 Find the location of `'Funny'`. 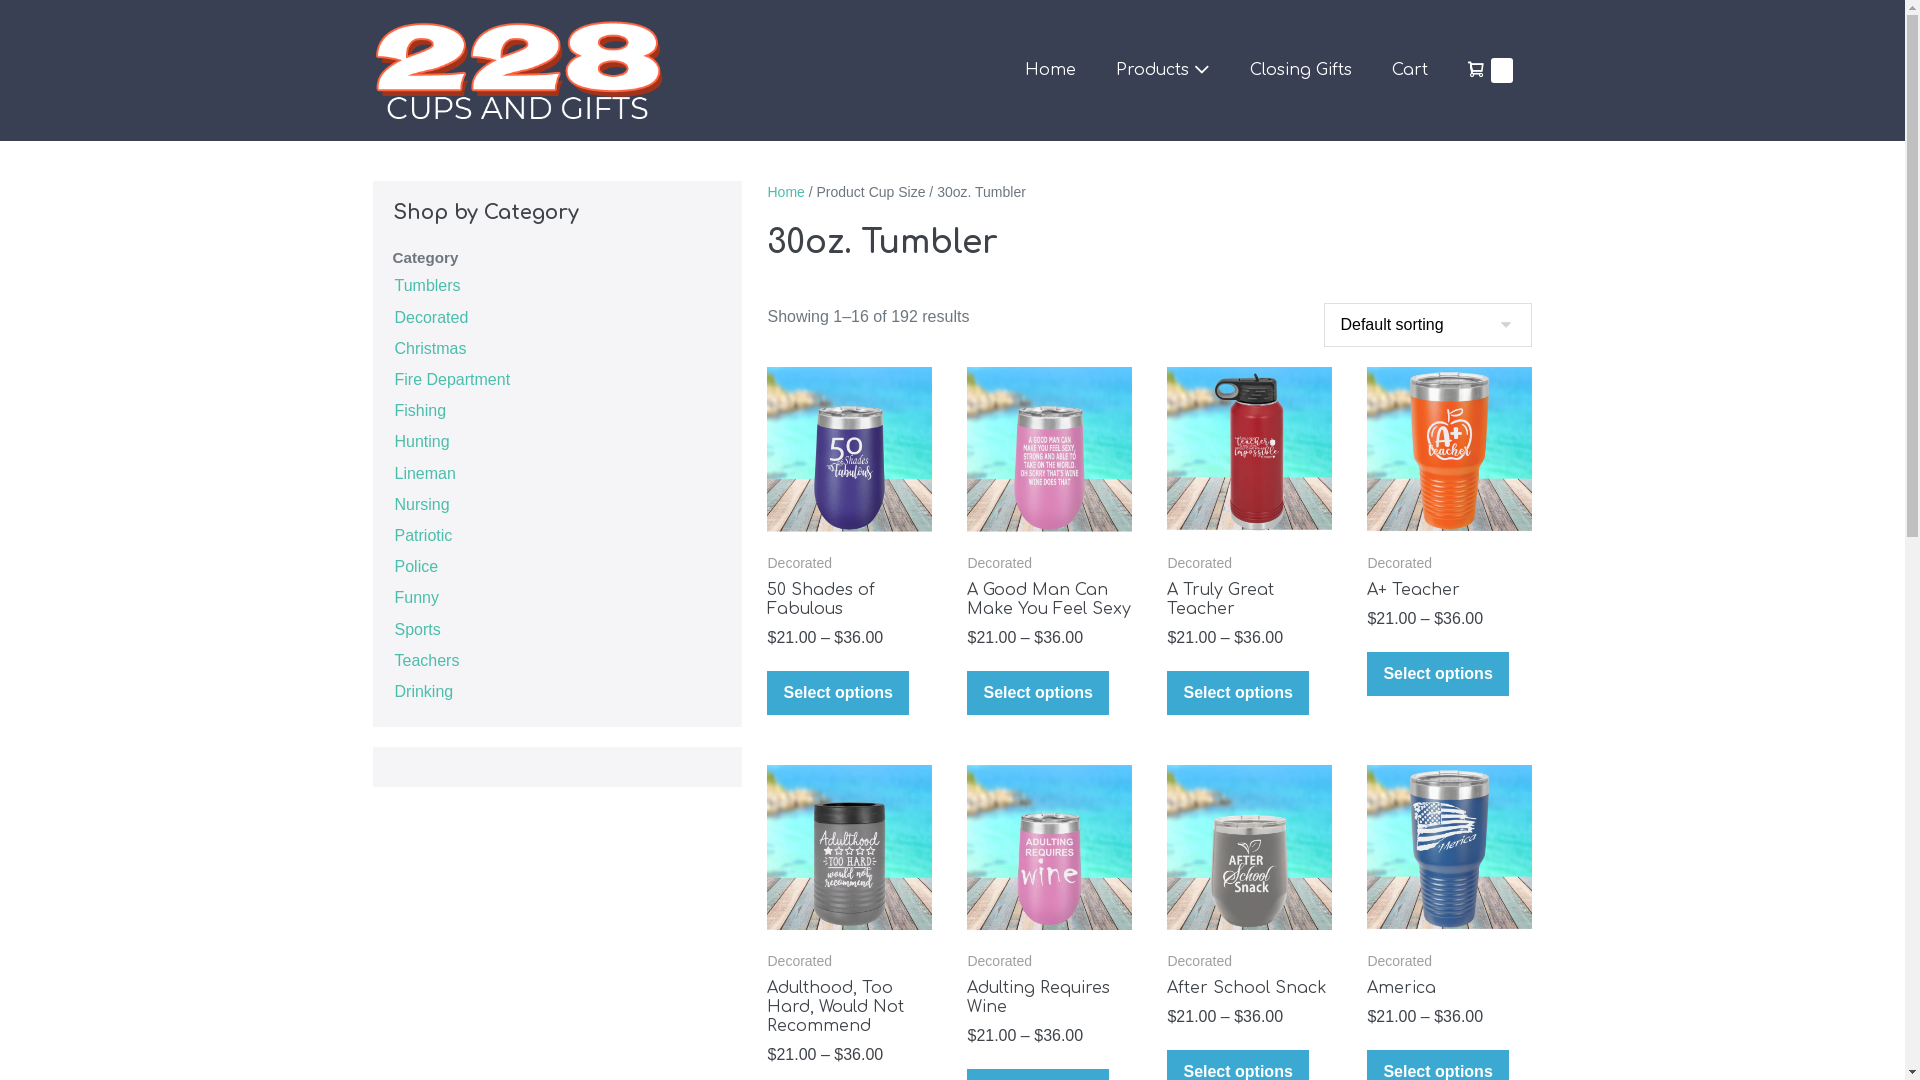

'Funny' is located at coordinates (415, 595).